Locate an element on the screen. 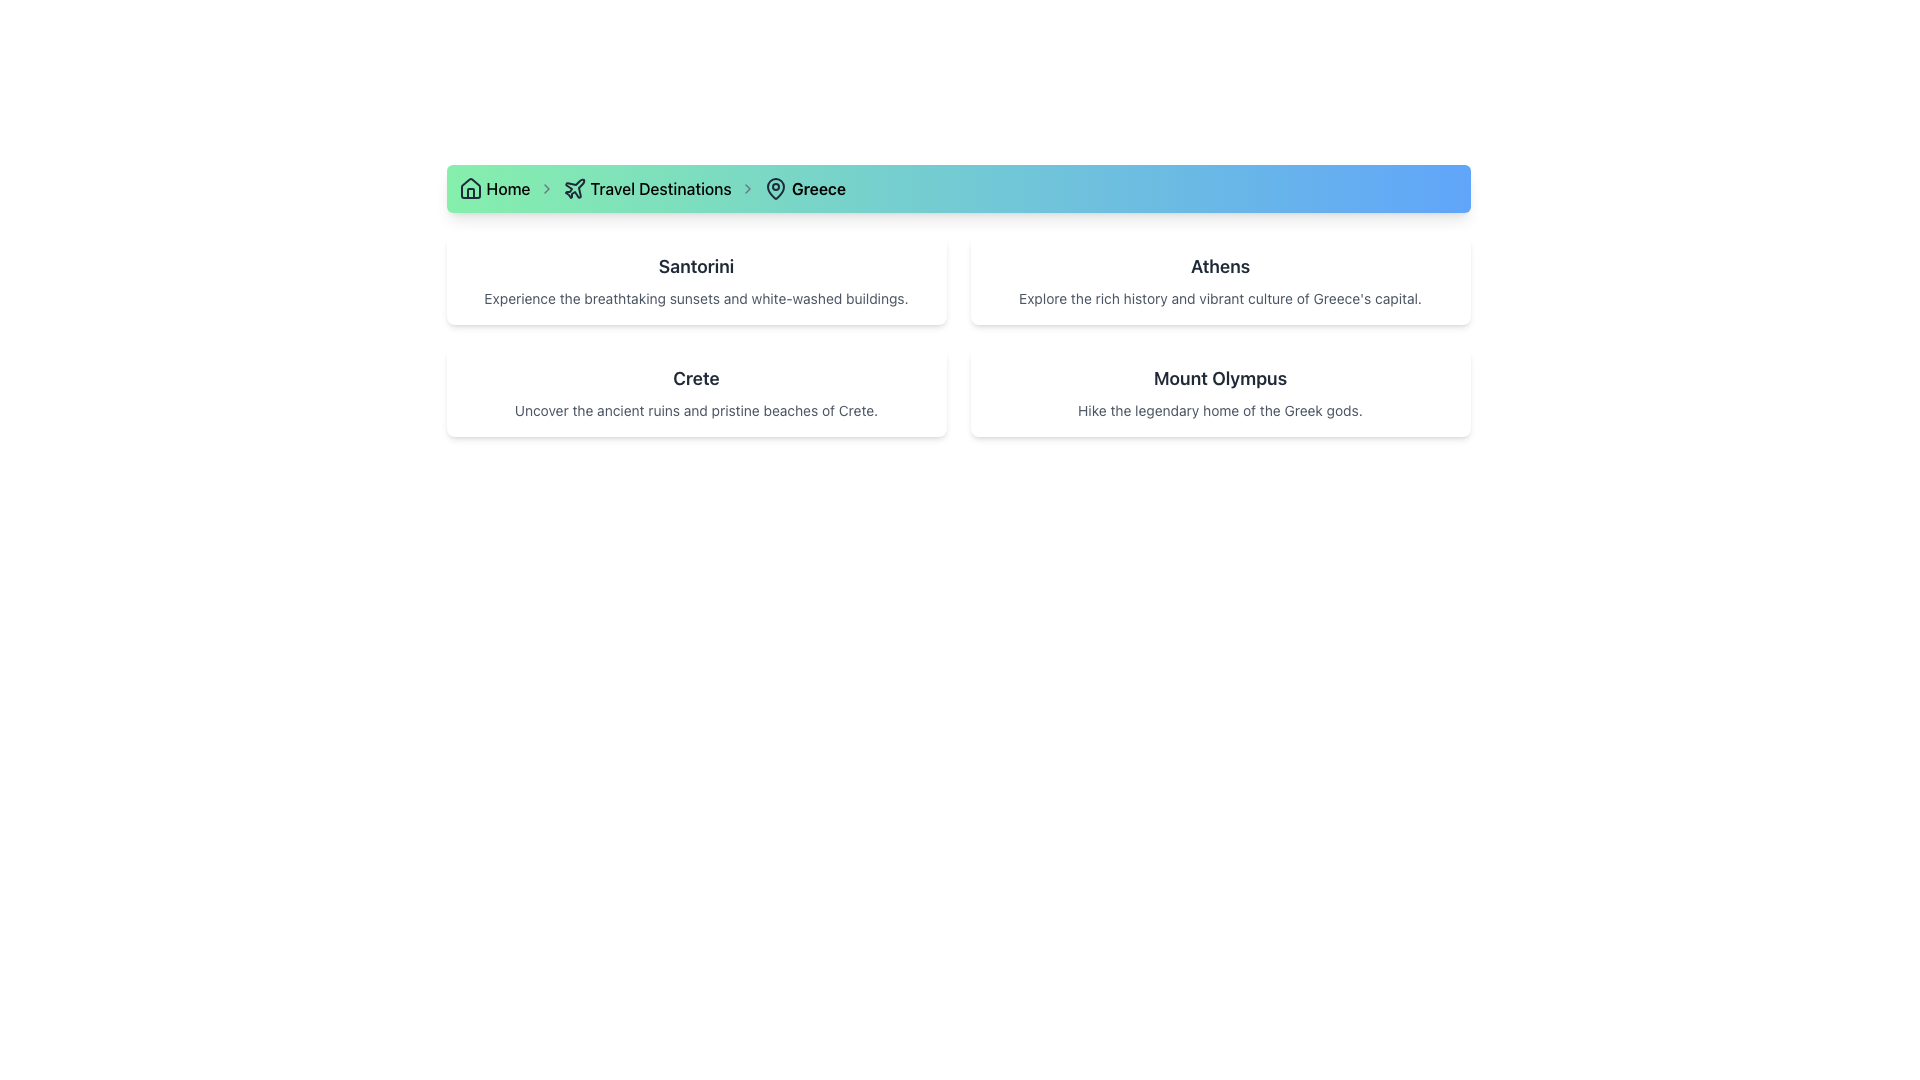  the text element displaying 'Greece' in the breadcrumb navigation bar, which is styled with a bold font and positioned at the far right of the bar is located at coordinates (818, 189).